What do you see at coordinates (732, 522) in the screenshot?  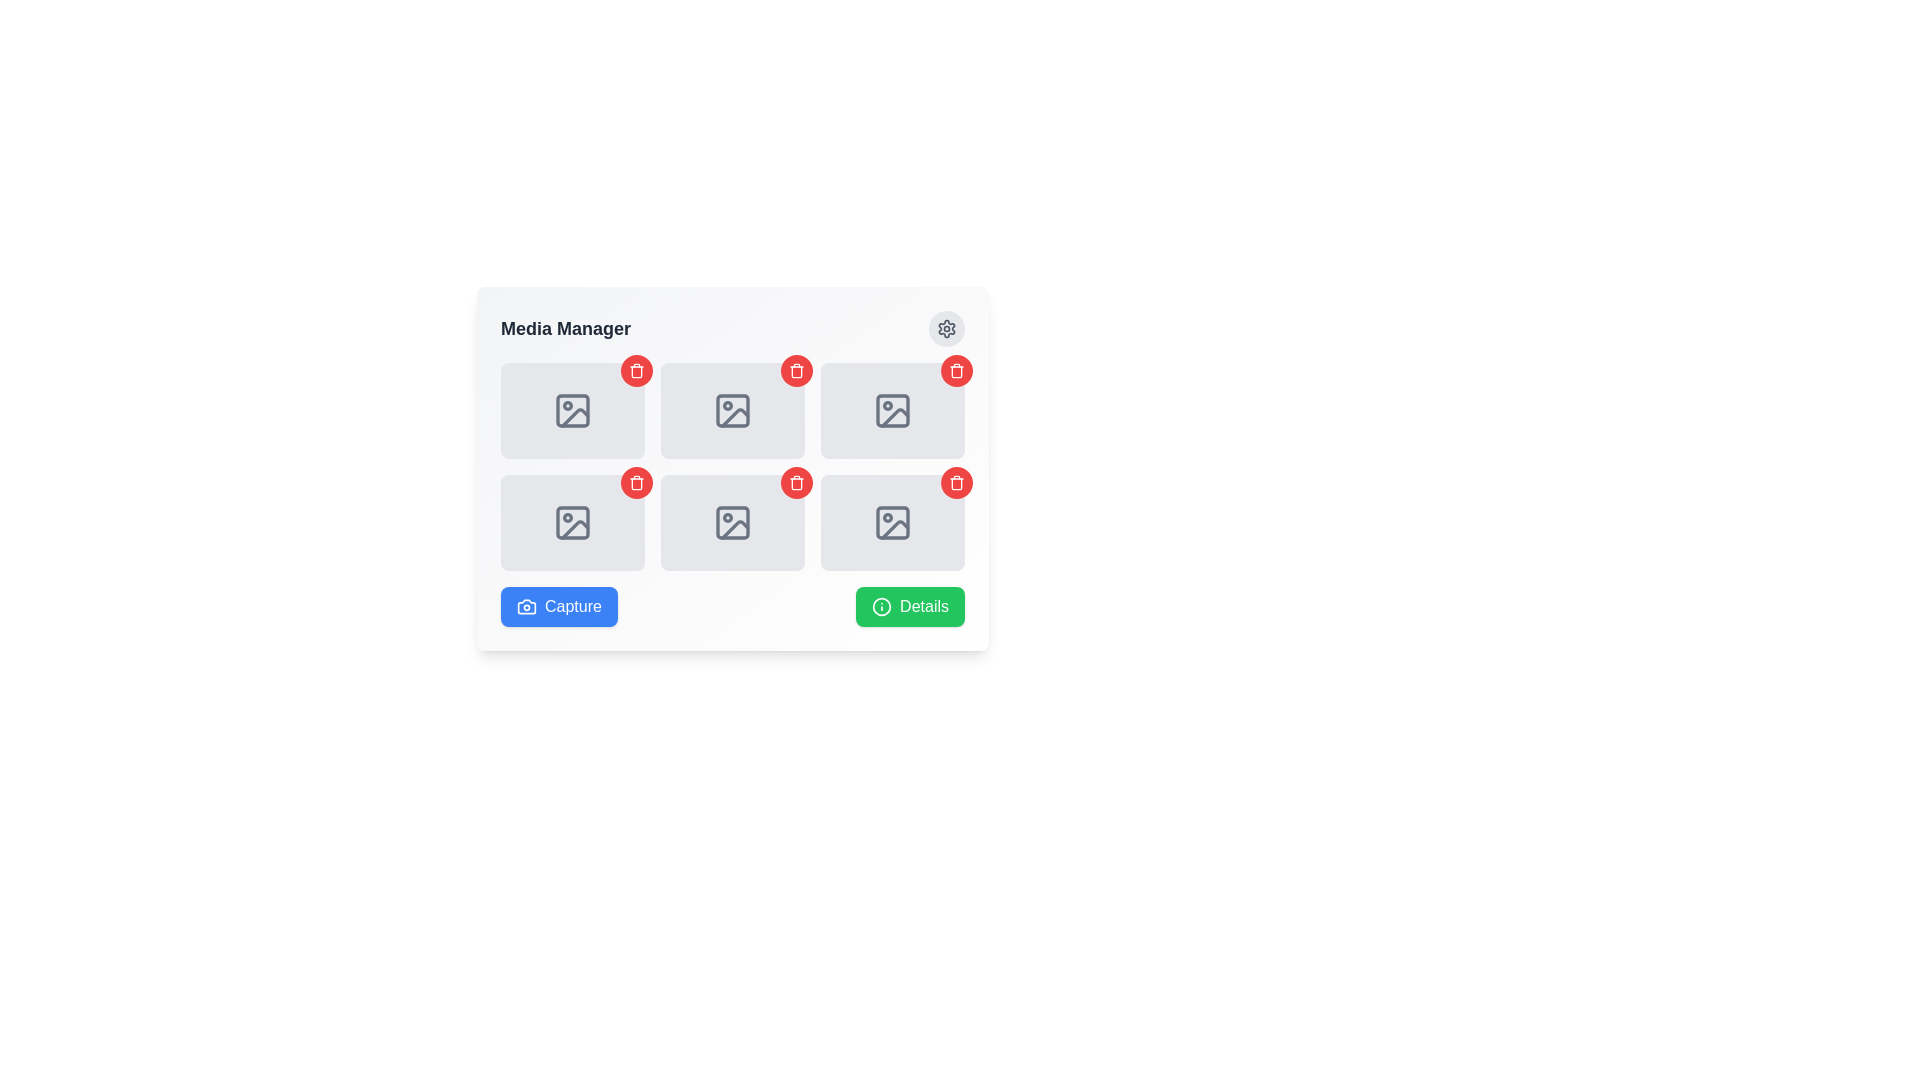 I see `the image placeholder element located in the second row and second column of the grid layout` at bounding box center [732, 522].